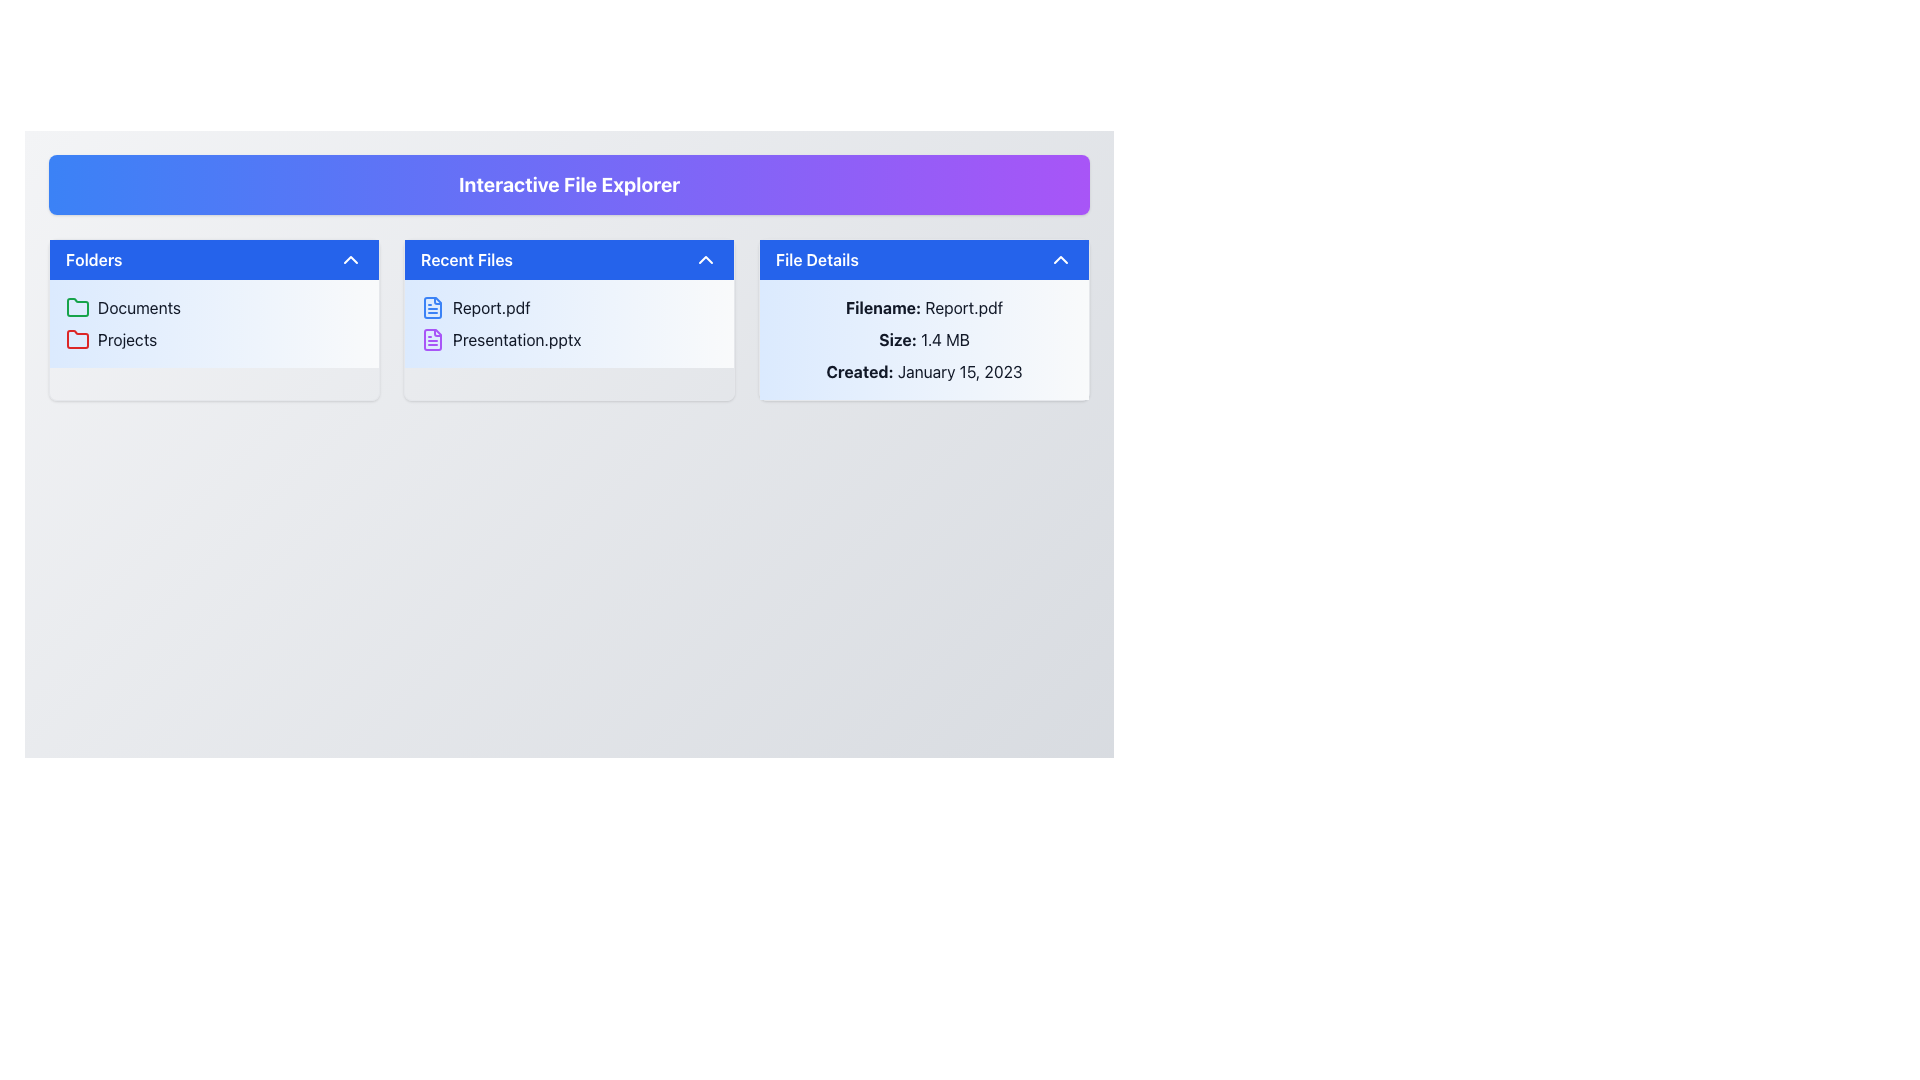 The width and height of the screenshot is (1920, 1080). I want to click on the Information Panel located on the rightmost column below the 'Interactive File Explorer' heading, so click(923, 319).